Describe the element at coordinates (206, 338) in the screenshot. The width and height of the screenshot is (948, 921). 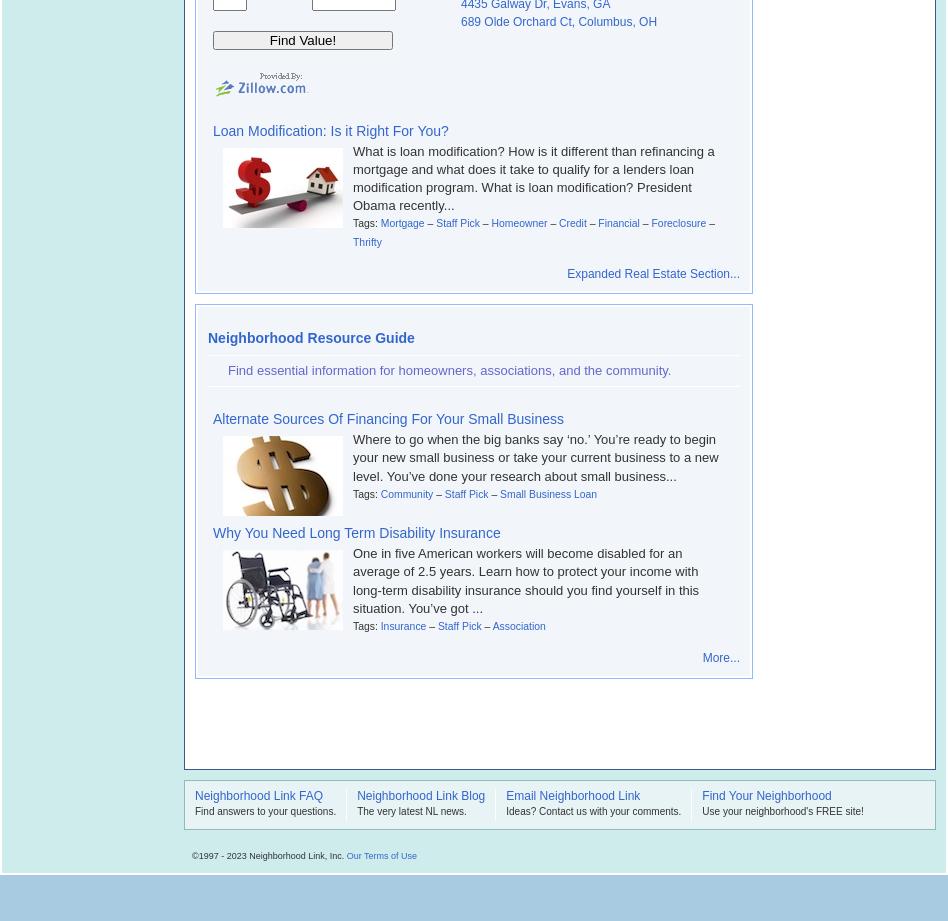
I see `'Neighborhood Resource Guide'` at that location.